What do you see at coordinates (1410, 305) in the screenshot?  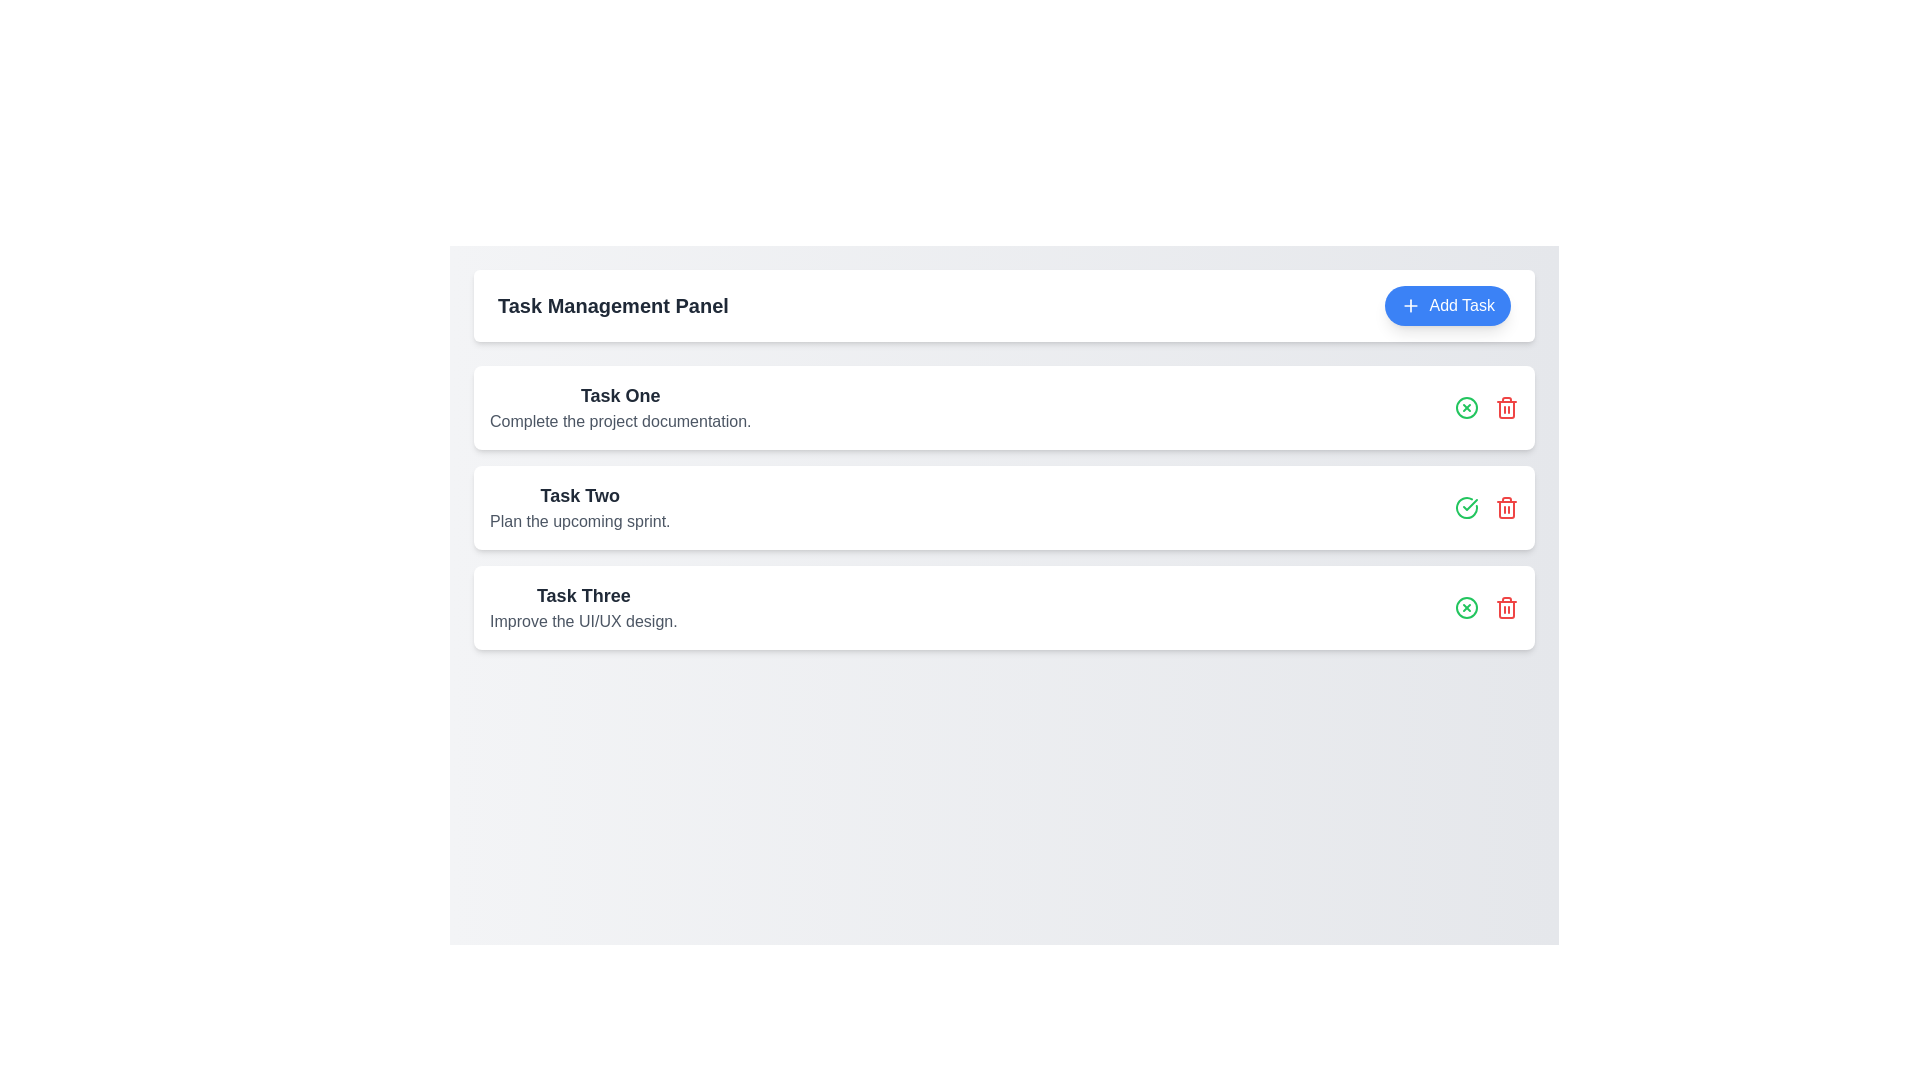 I see `the plus sign icon with a blue border located inside the 'Add Task' button at the top-right corner of the task management panel` at bounding box center [1410, 305].